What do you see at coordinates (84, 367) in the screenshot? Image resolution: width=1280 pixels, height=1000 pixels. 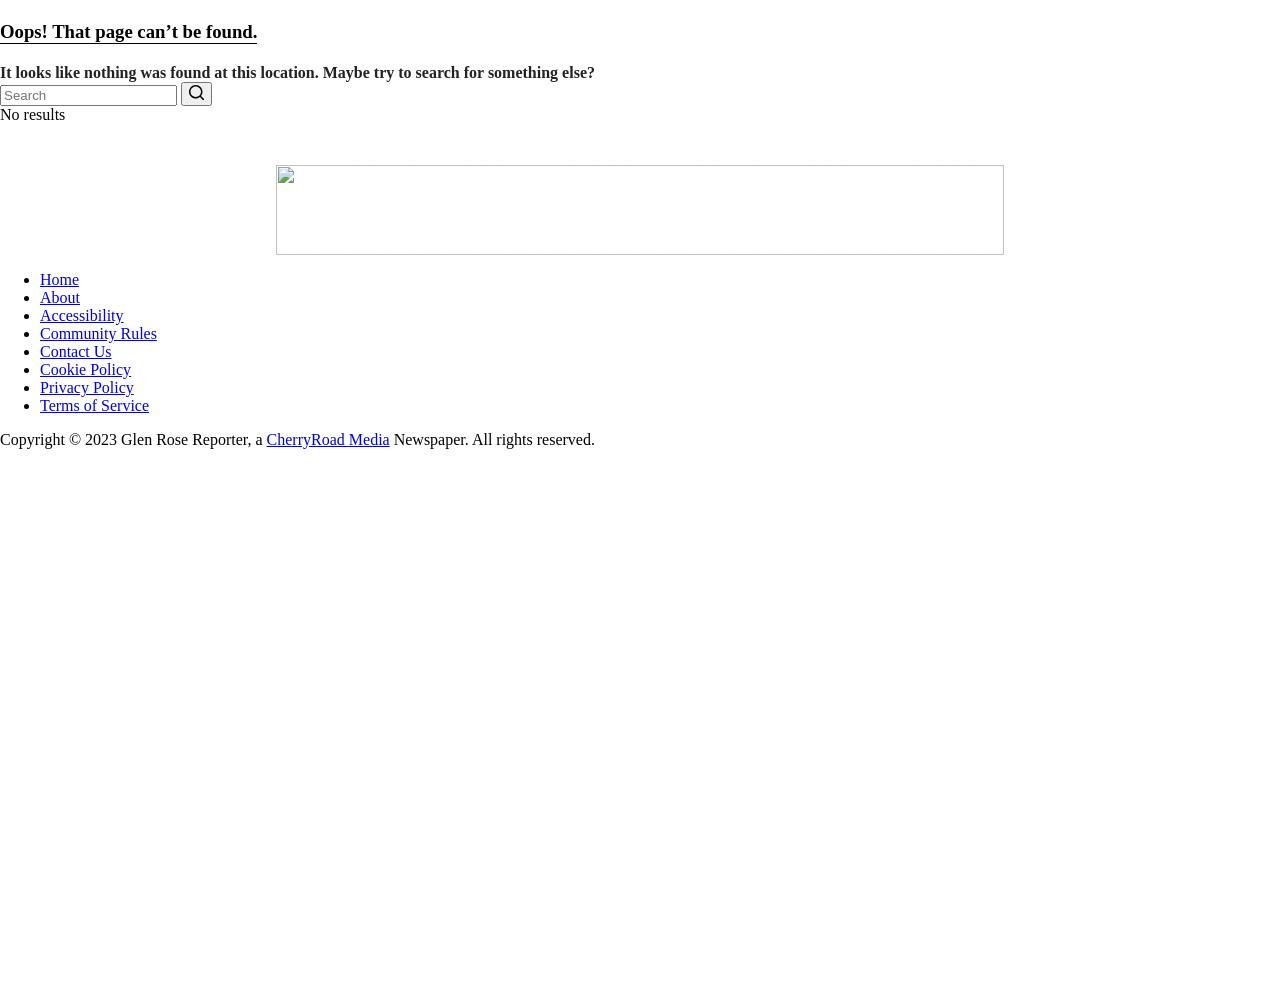 I see `'Cookie Policy'` at bounding box center [84, 367].